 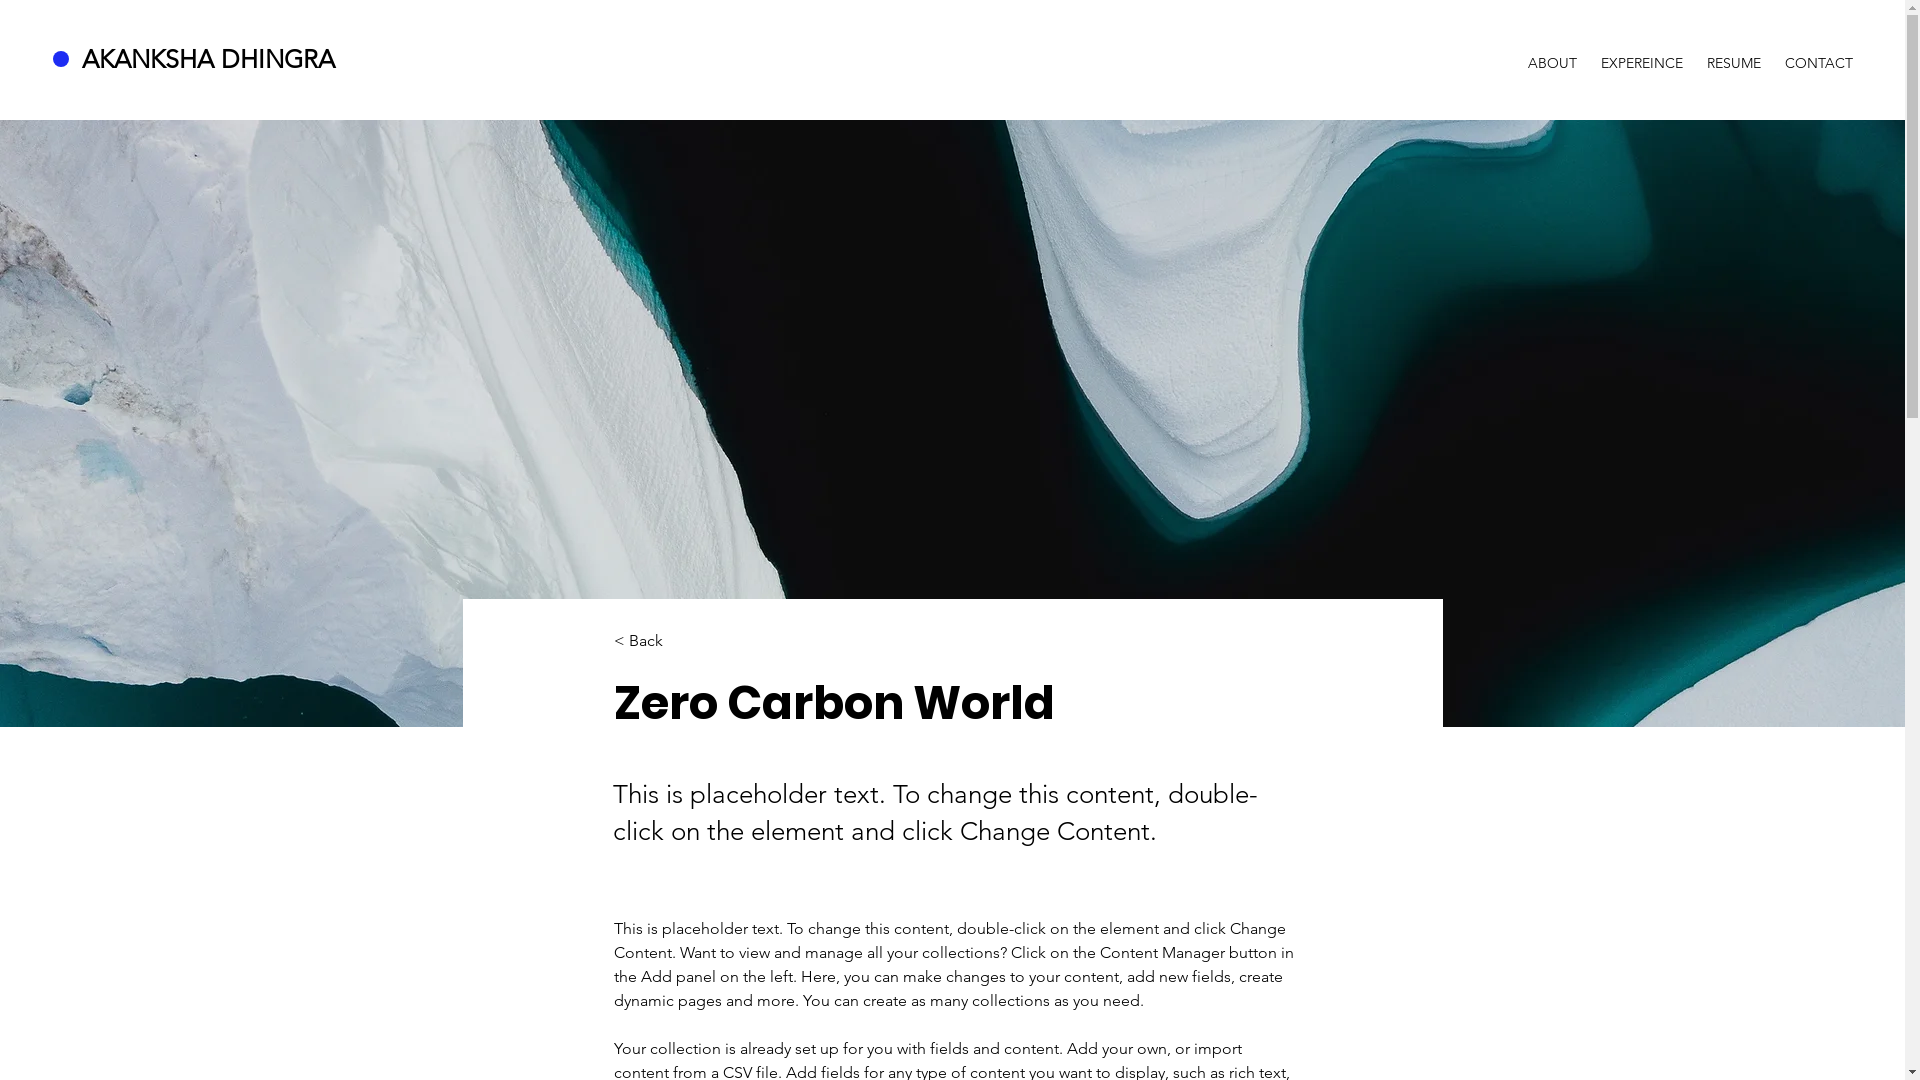 What do you see at coordinates (1641, 53) in the screenshot?
I see `'EXPEREINCE'` at bounding box center [1641, 53].